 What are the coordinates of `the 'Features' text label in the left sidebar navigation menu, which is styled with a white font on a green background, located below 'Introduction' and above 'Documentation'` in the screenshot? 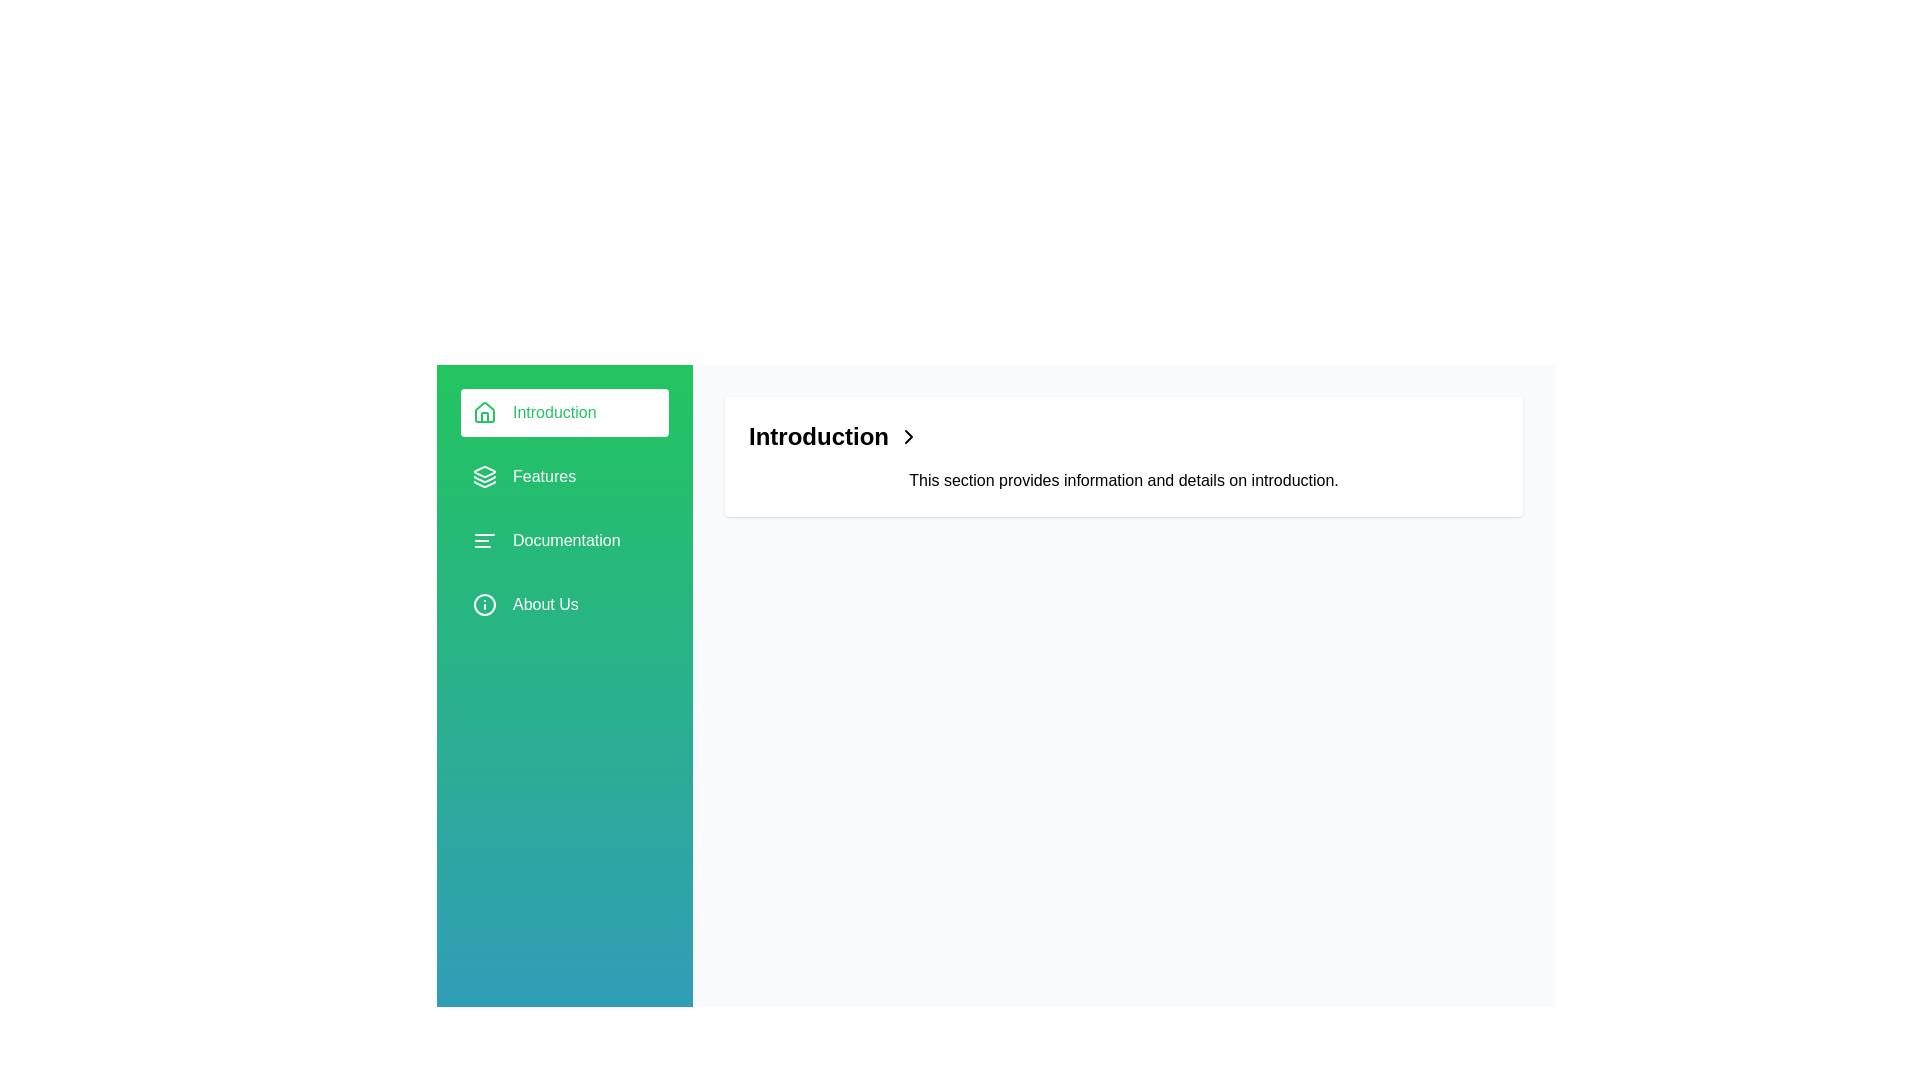 It's located at (544, 477).